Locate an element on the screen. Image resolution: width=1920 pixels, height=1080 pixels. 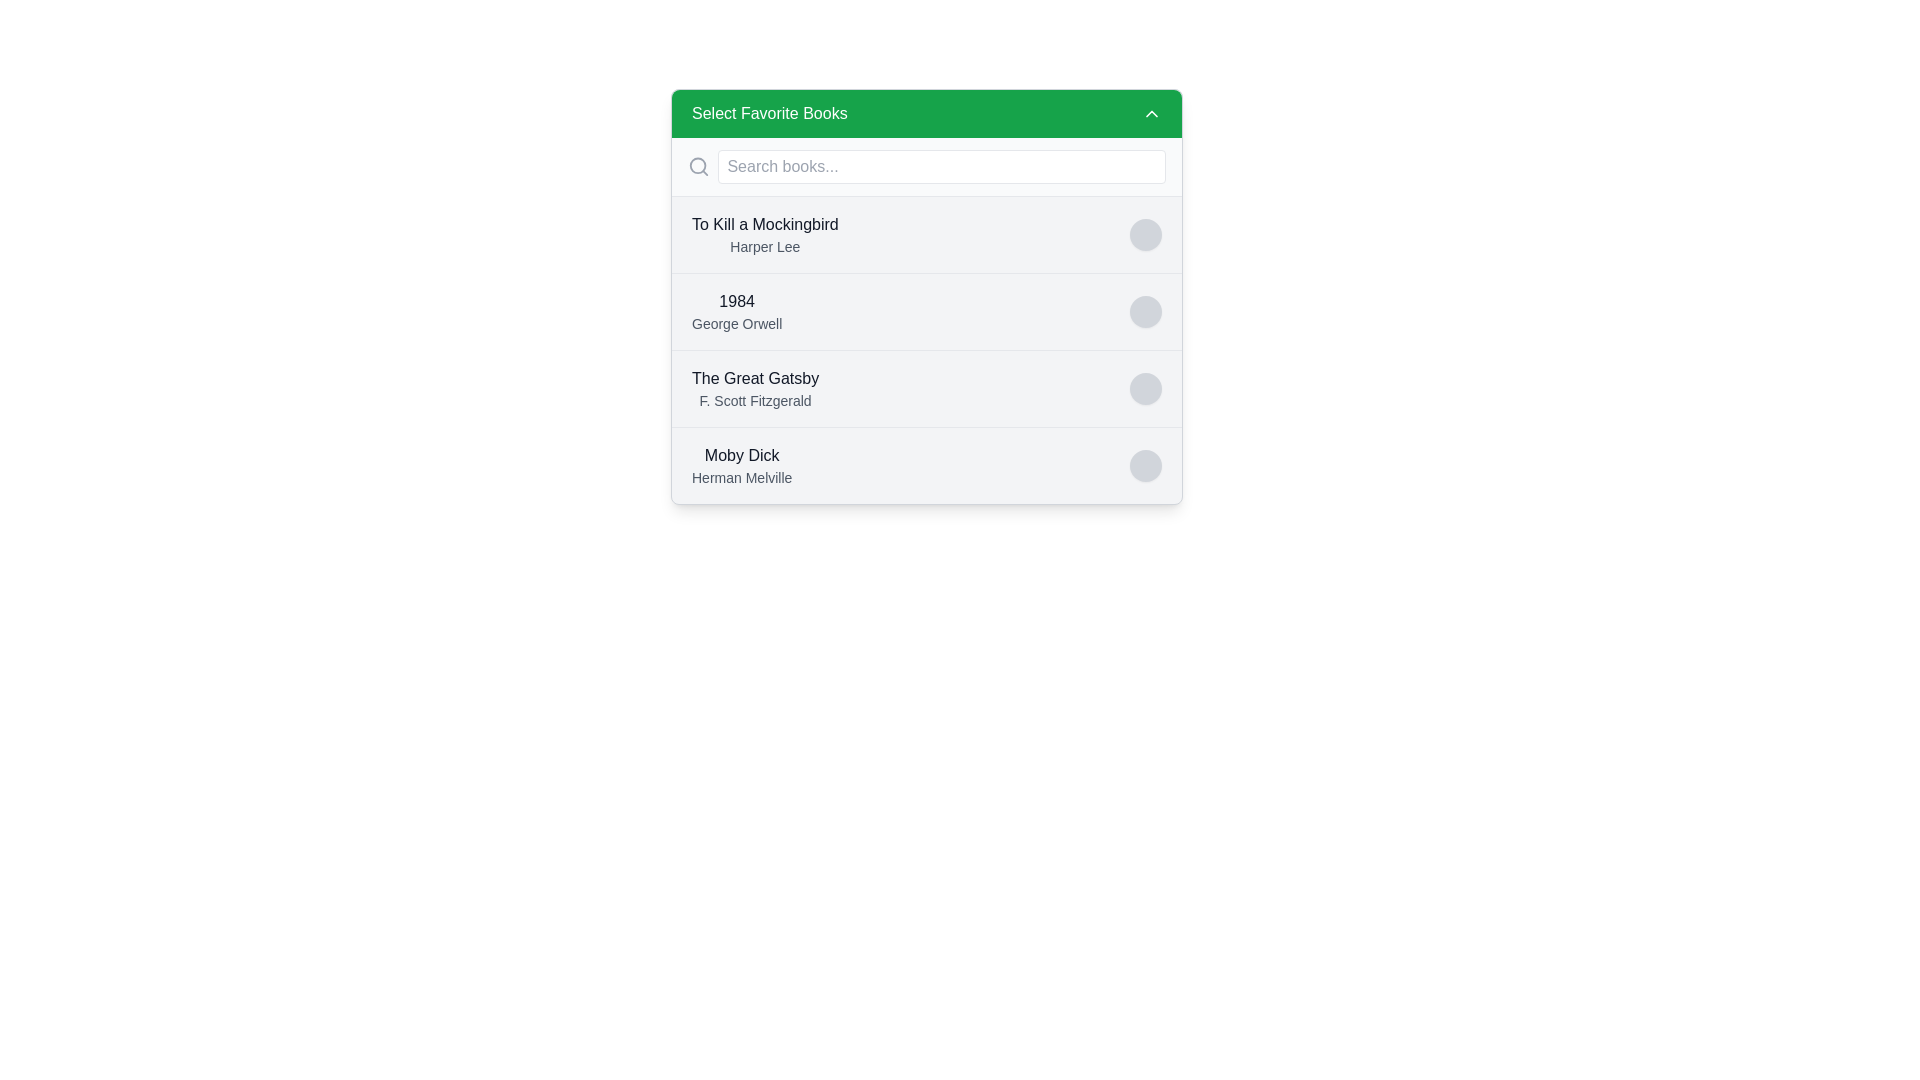
the List item displaying '1984' by George Orwell is located at coordinates (736, 312).